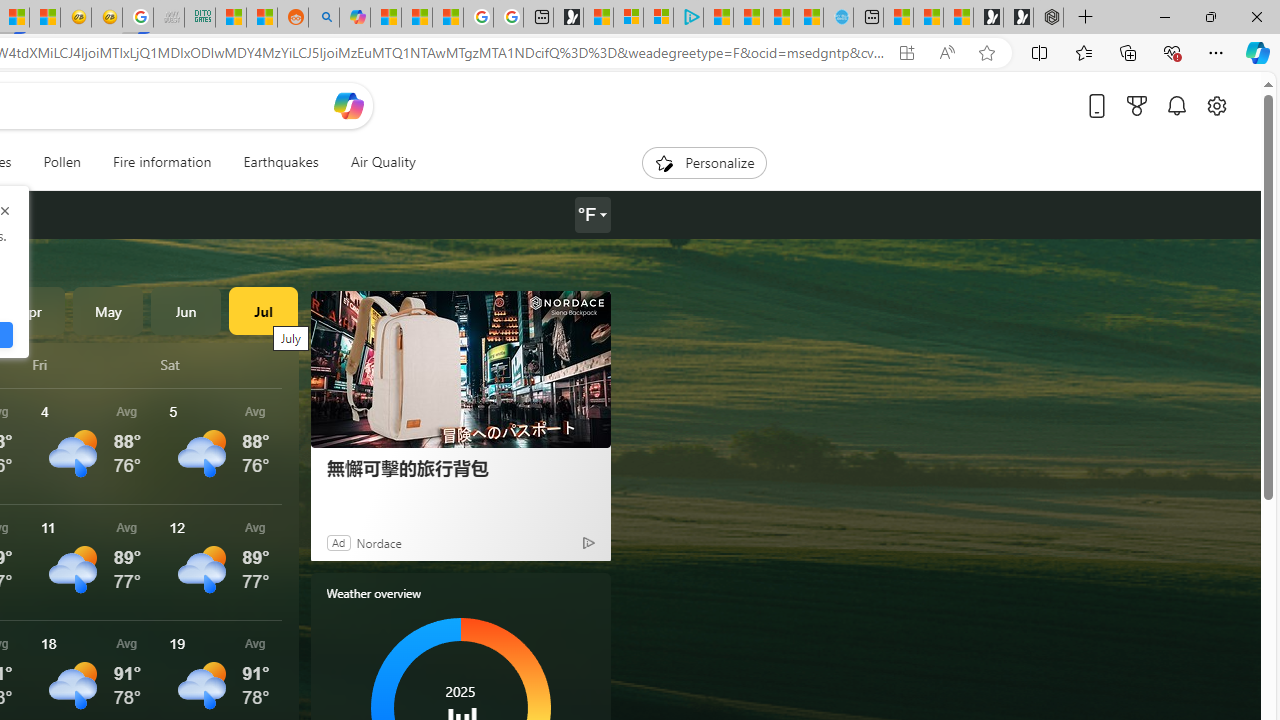 The image size is (1280, 720). I want to click on 'Earthquakes', so click(279, 162).